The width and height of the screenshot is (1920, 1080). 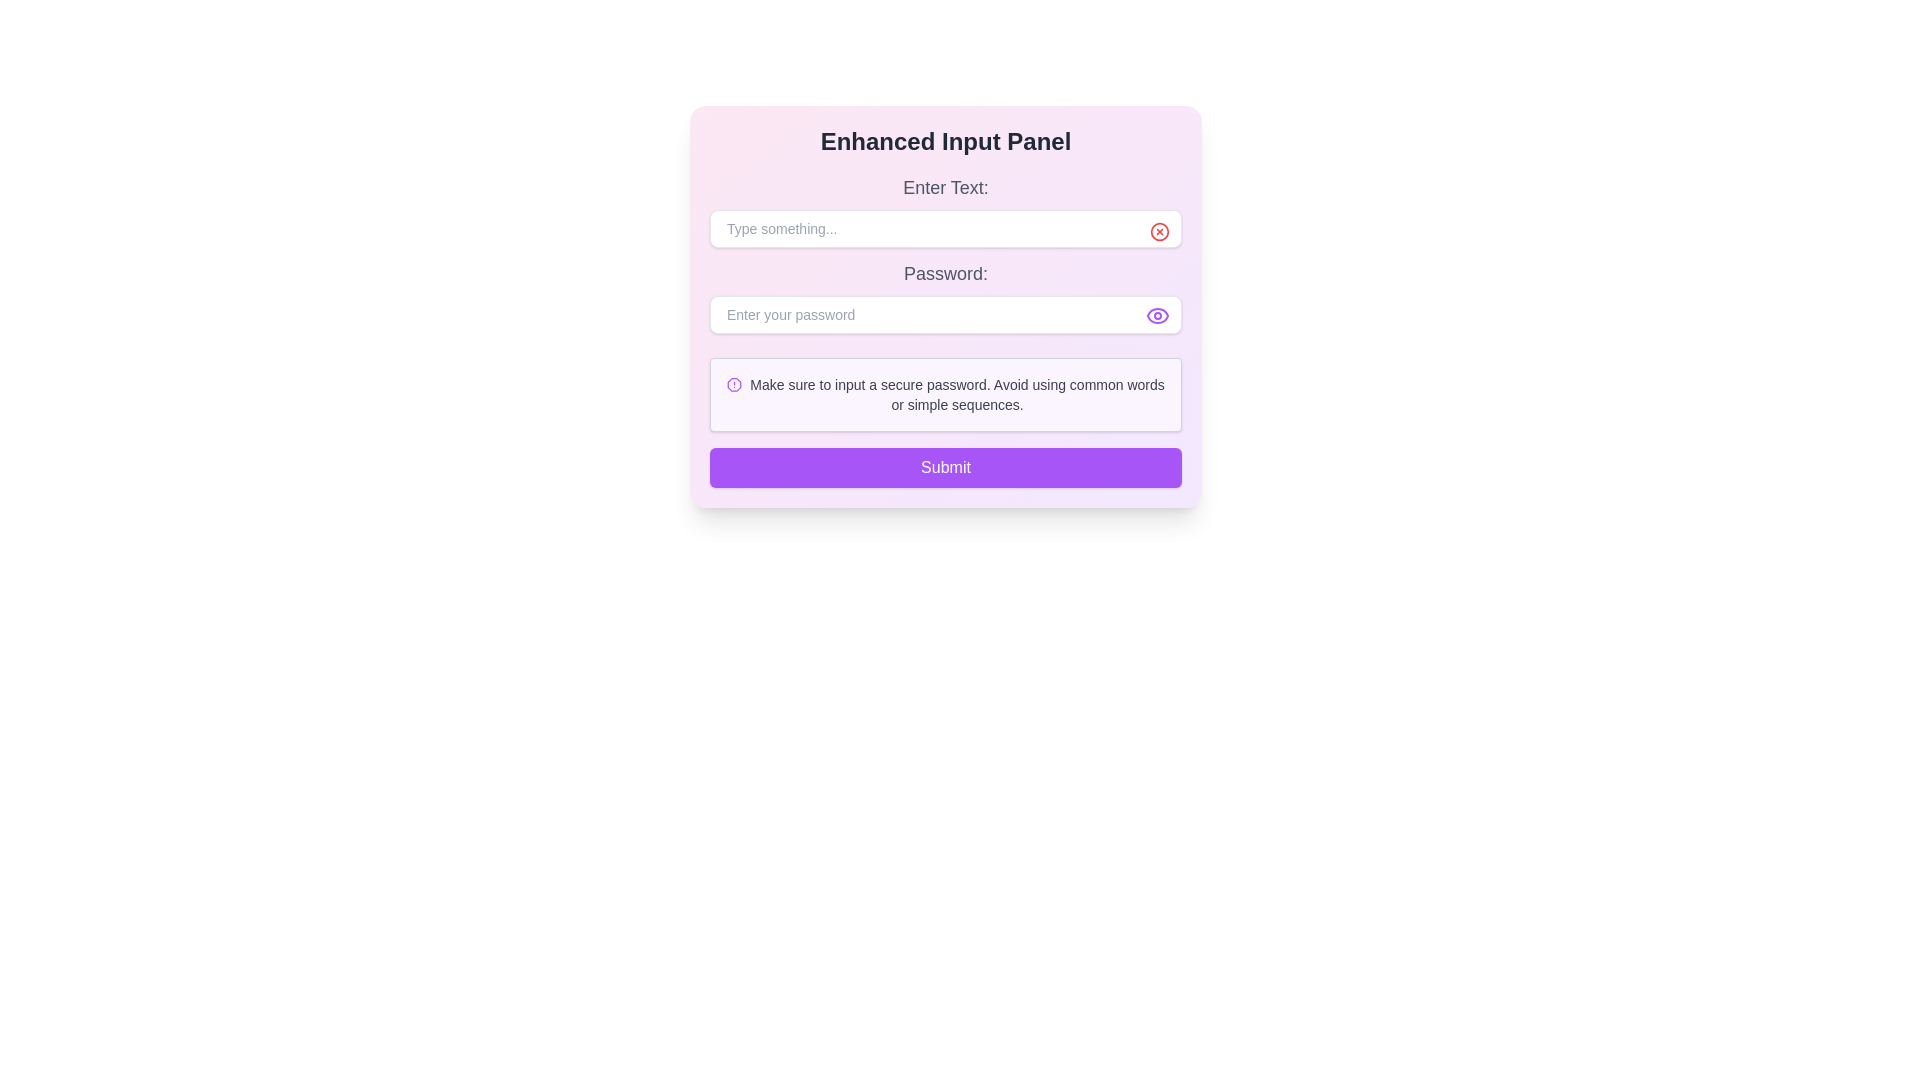 I want to click on the Text Label element that warns users about secure password input, located within the warning section below the 'Password' input field in the 'Enhanced Input Panel', so click(x=956, y=394).